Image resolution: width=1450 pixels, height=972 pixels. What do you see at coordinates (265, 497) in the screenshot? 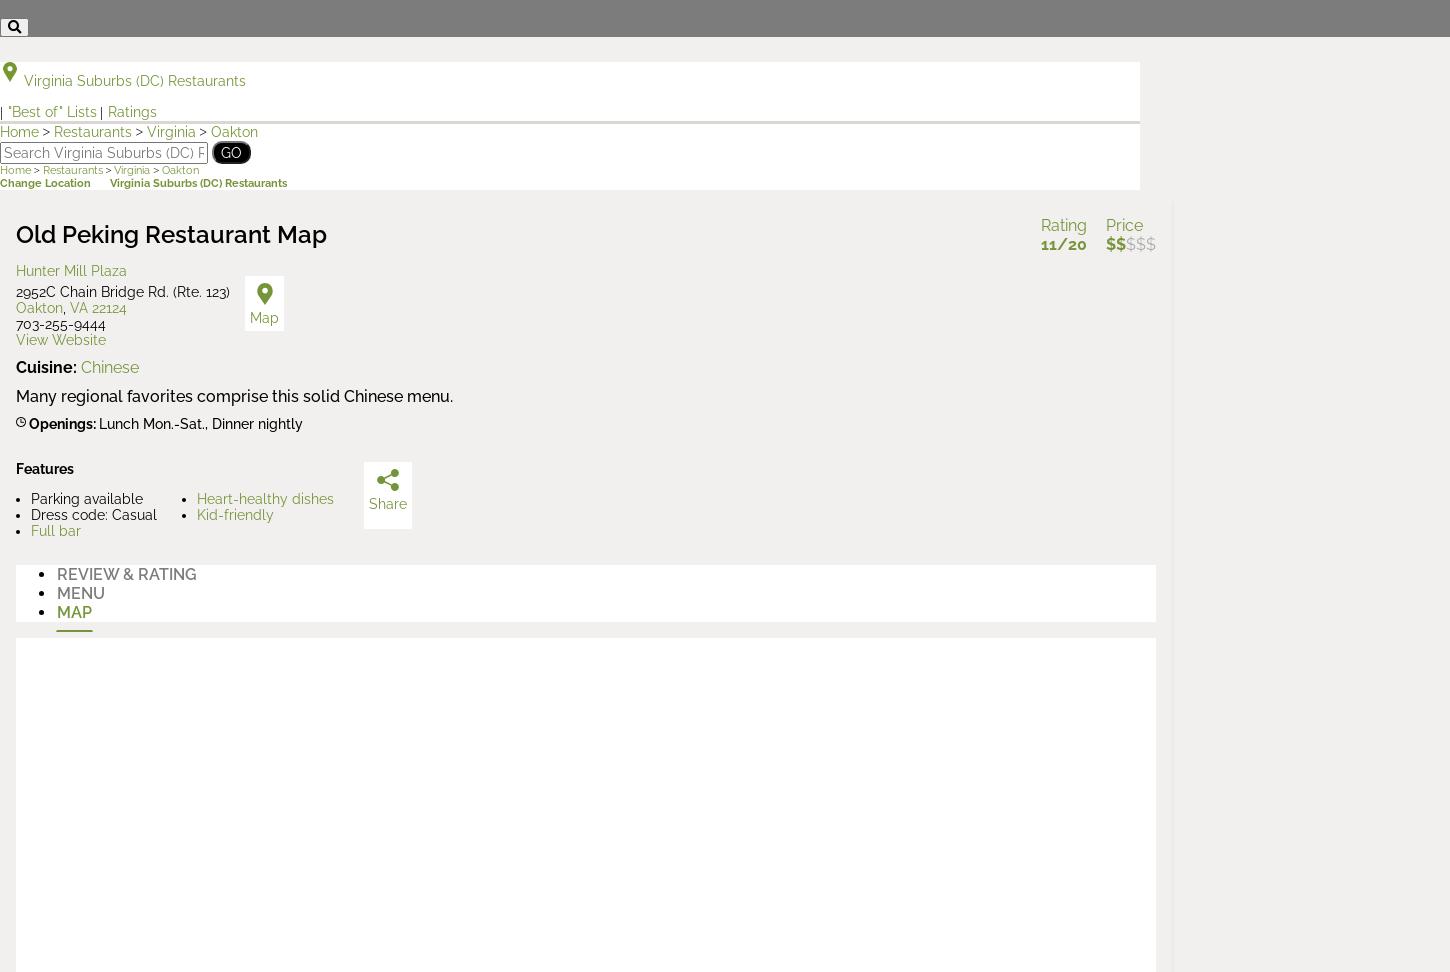
I see `'Heart-healthy dishes'` at bounding box center [265, 497].